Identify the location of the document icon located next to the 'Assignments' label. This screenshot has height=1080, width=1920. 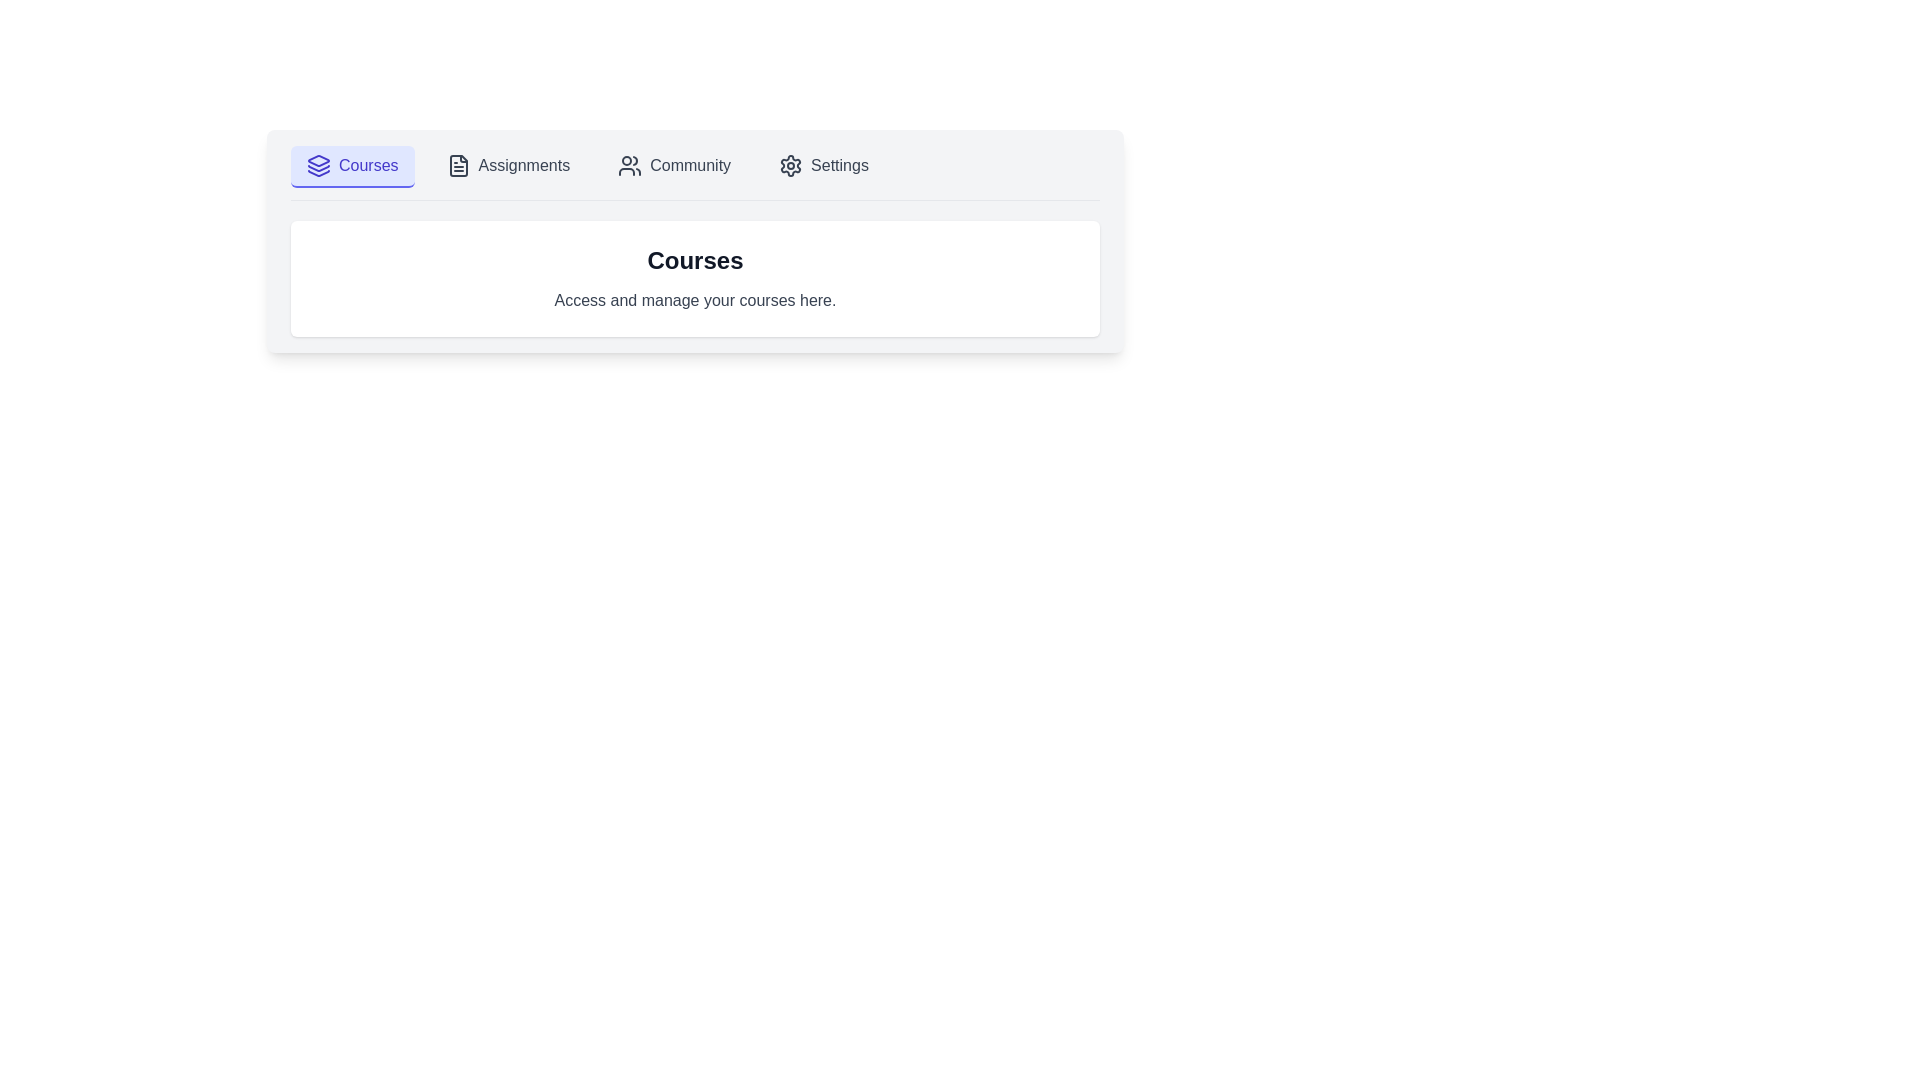
(457, 164).